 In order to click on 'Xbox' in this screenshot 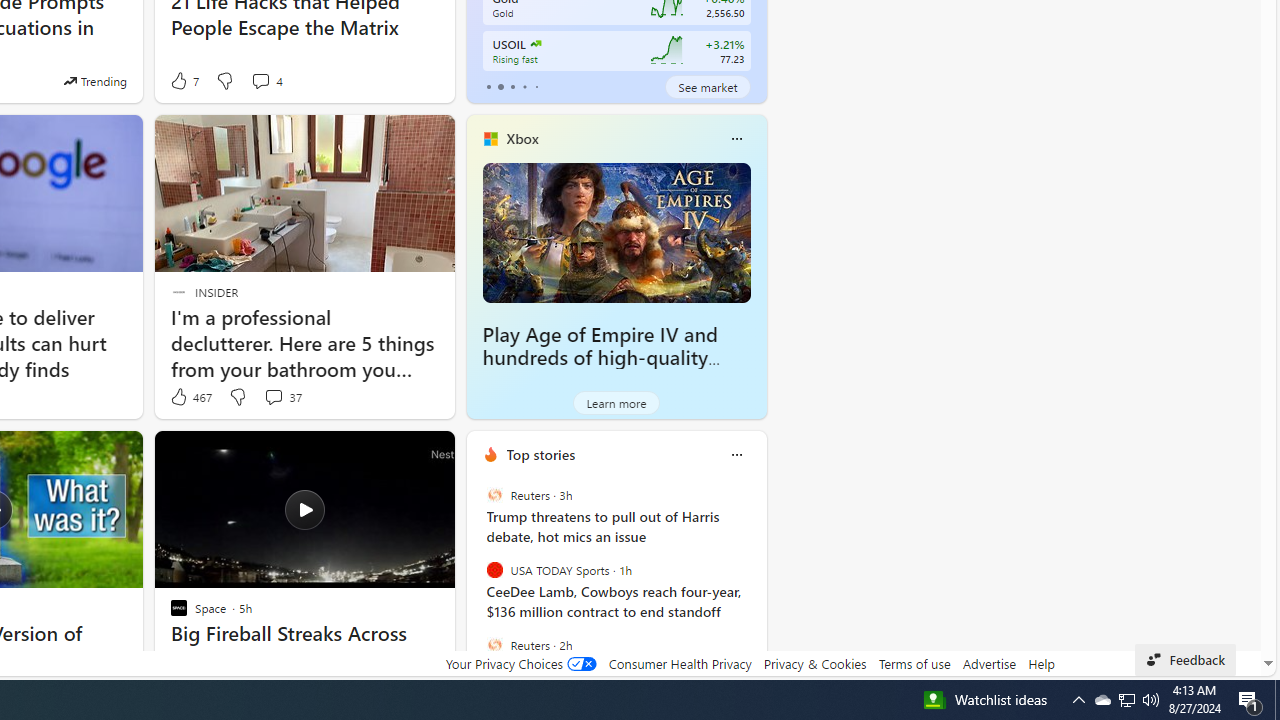, I will do `click(522, 138)`.